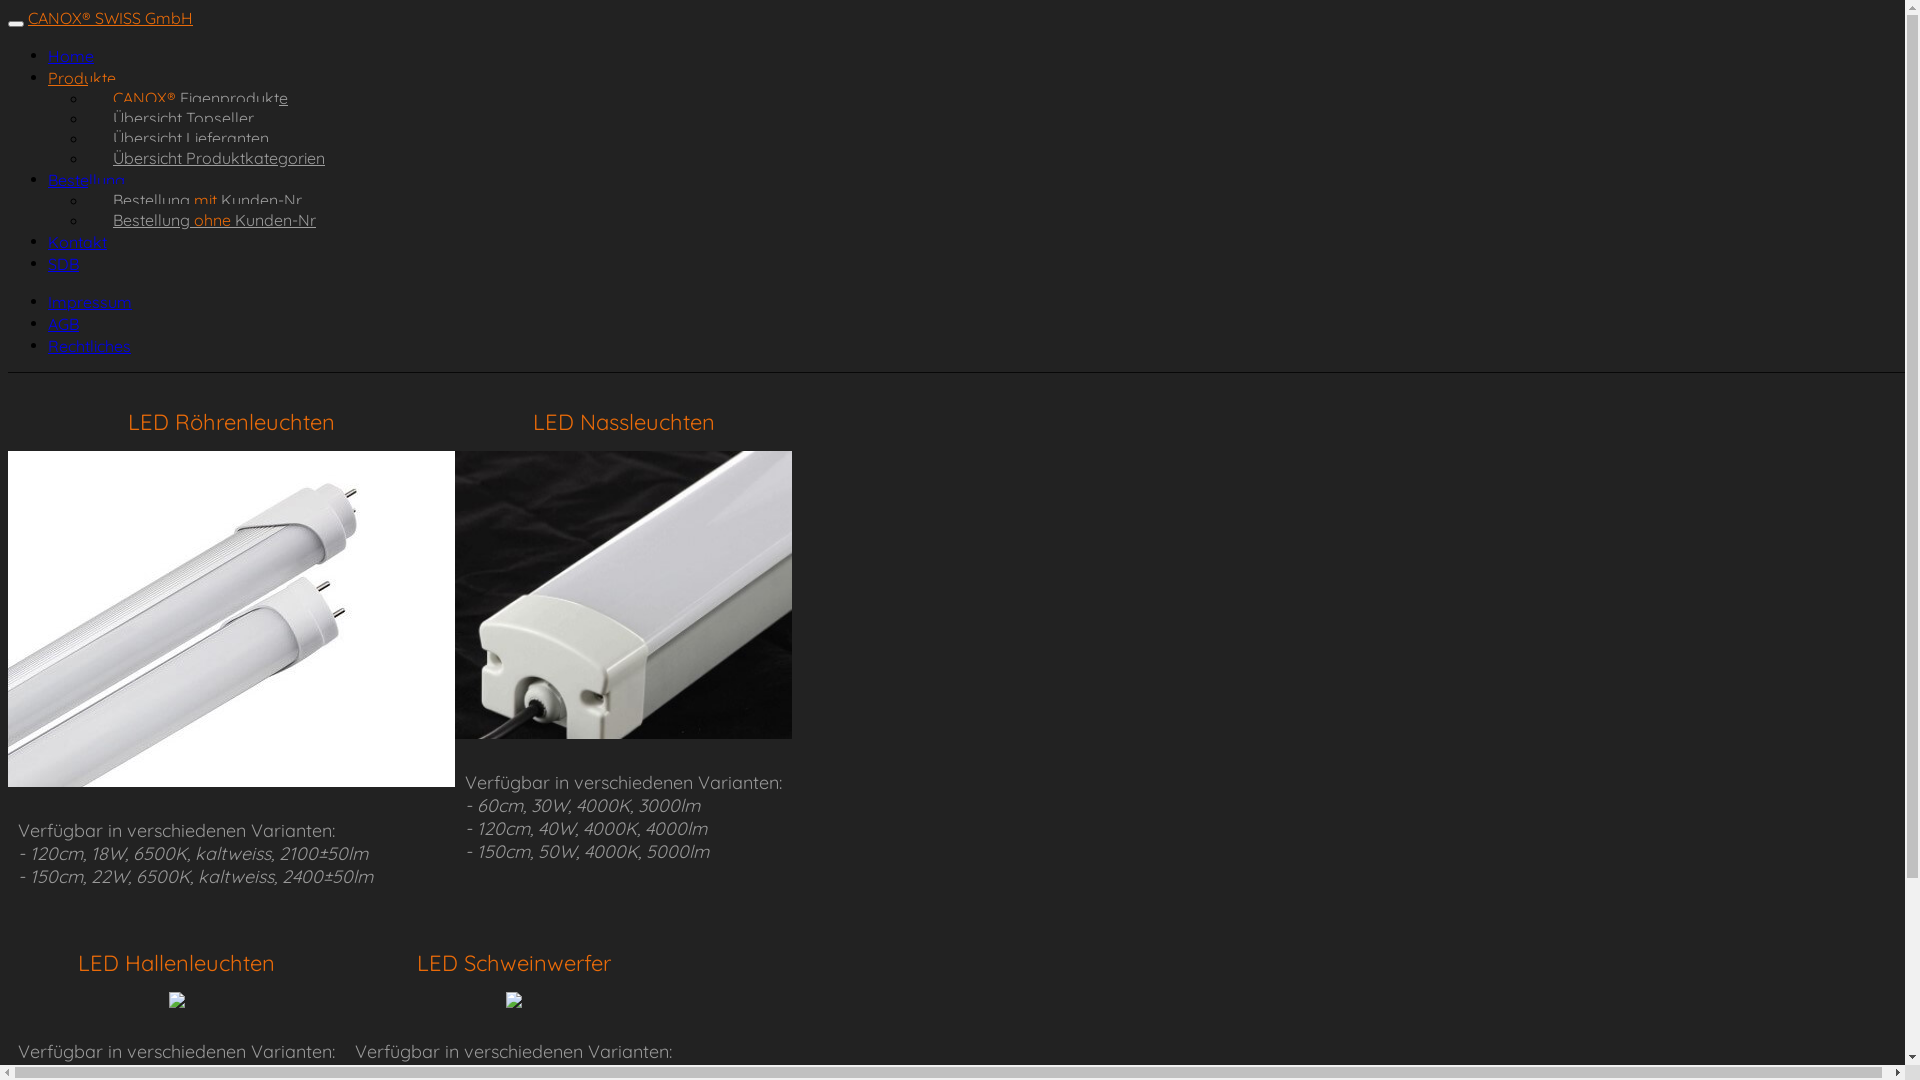 This screenshot has height=1080, width=1920. Describe the element at coordinates (77, 241) in the screenshot. I see `'Kontakt'` at that location.